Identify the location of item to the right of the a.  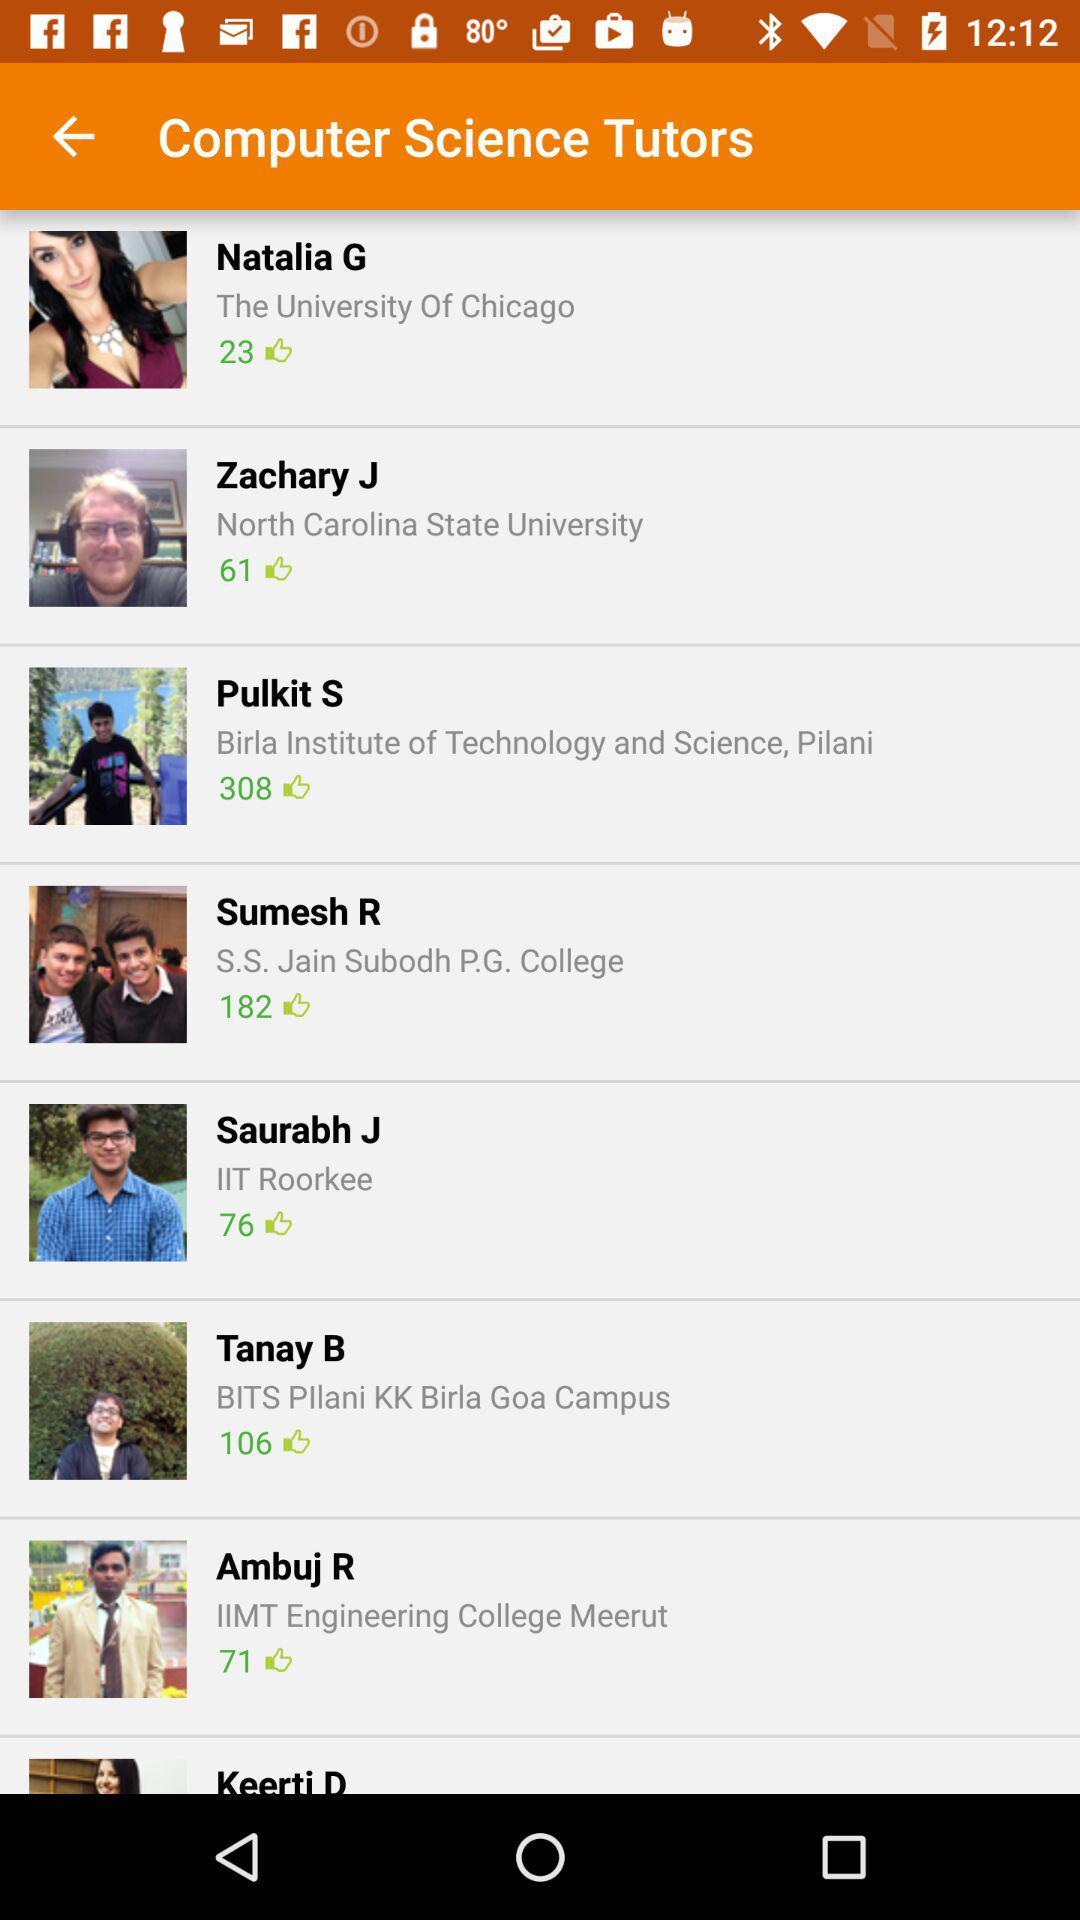
(254, 1660).